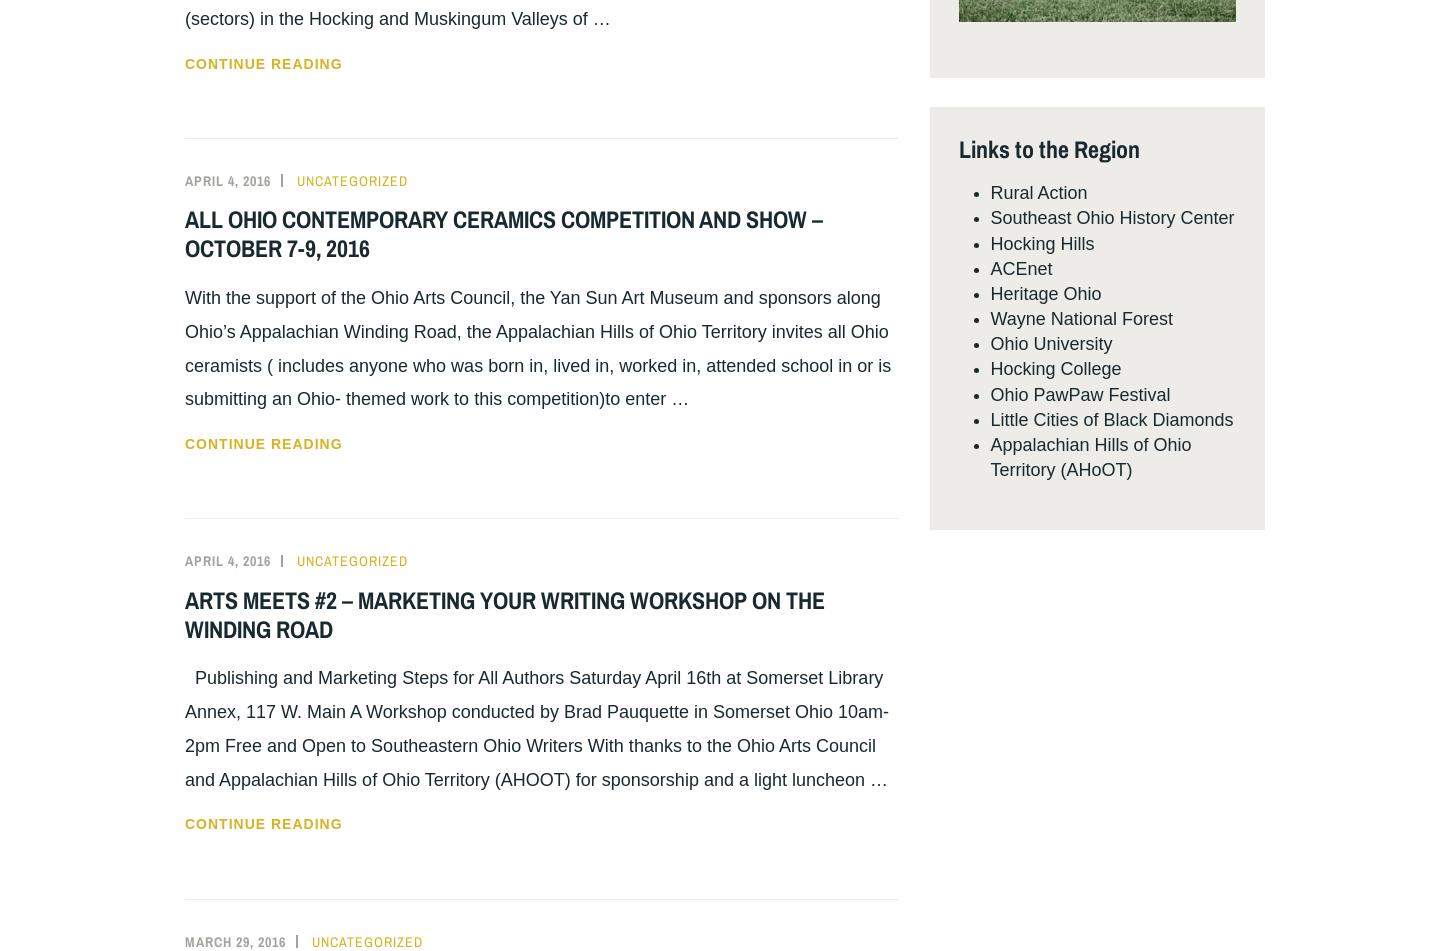  Describe the element at coordinates (1038, 192) in the screenshot. I see `'Rural Action'` at that location.